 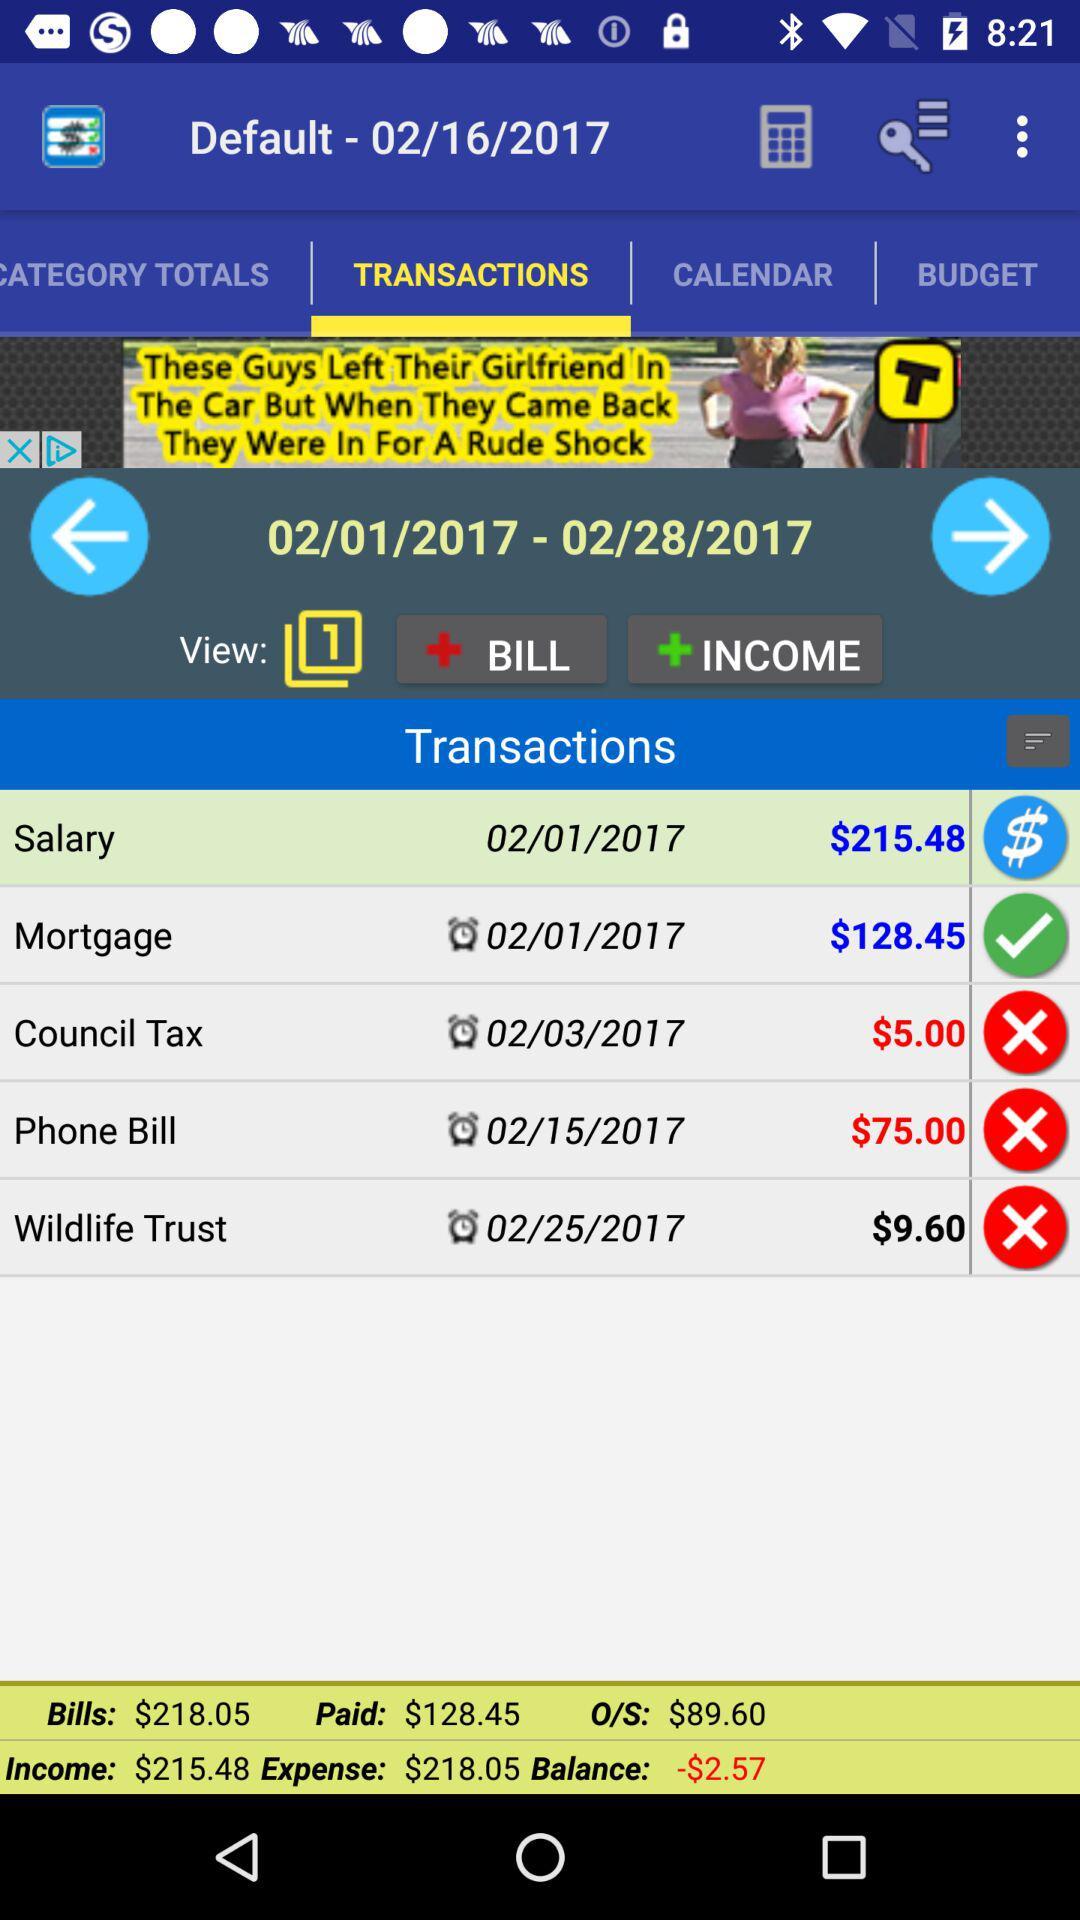 I want to click on see the money, so click(x=1022, y=836).